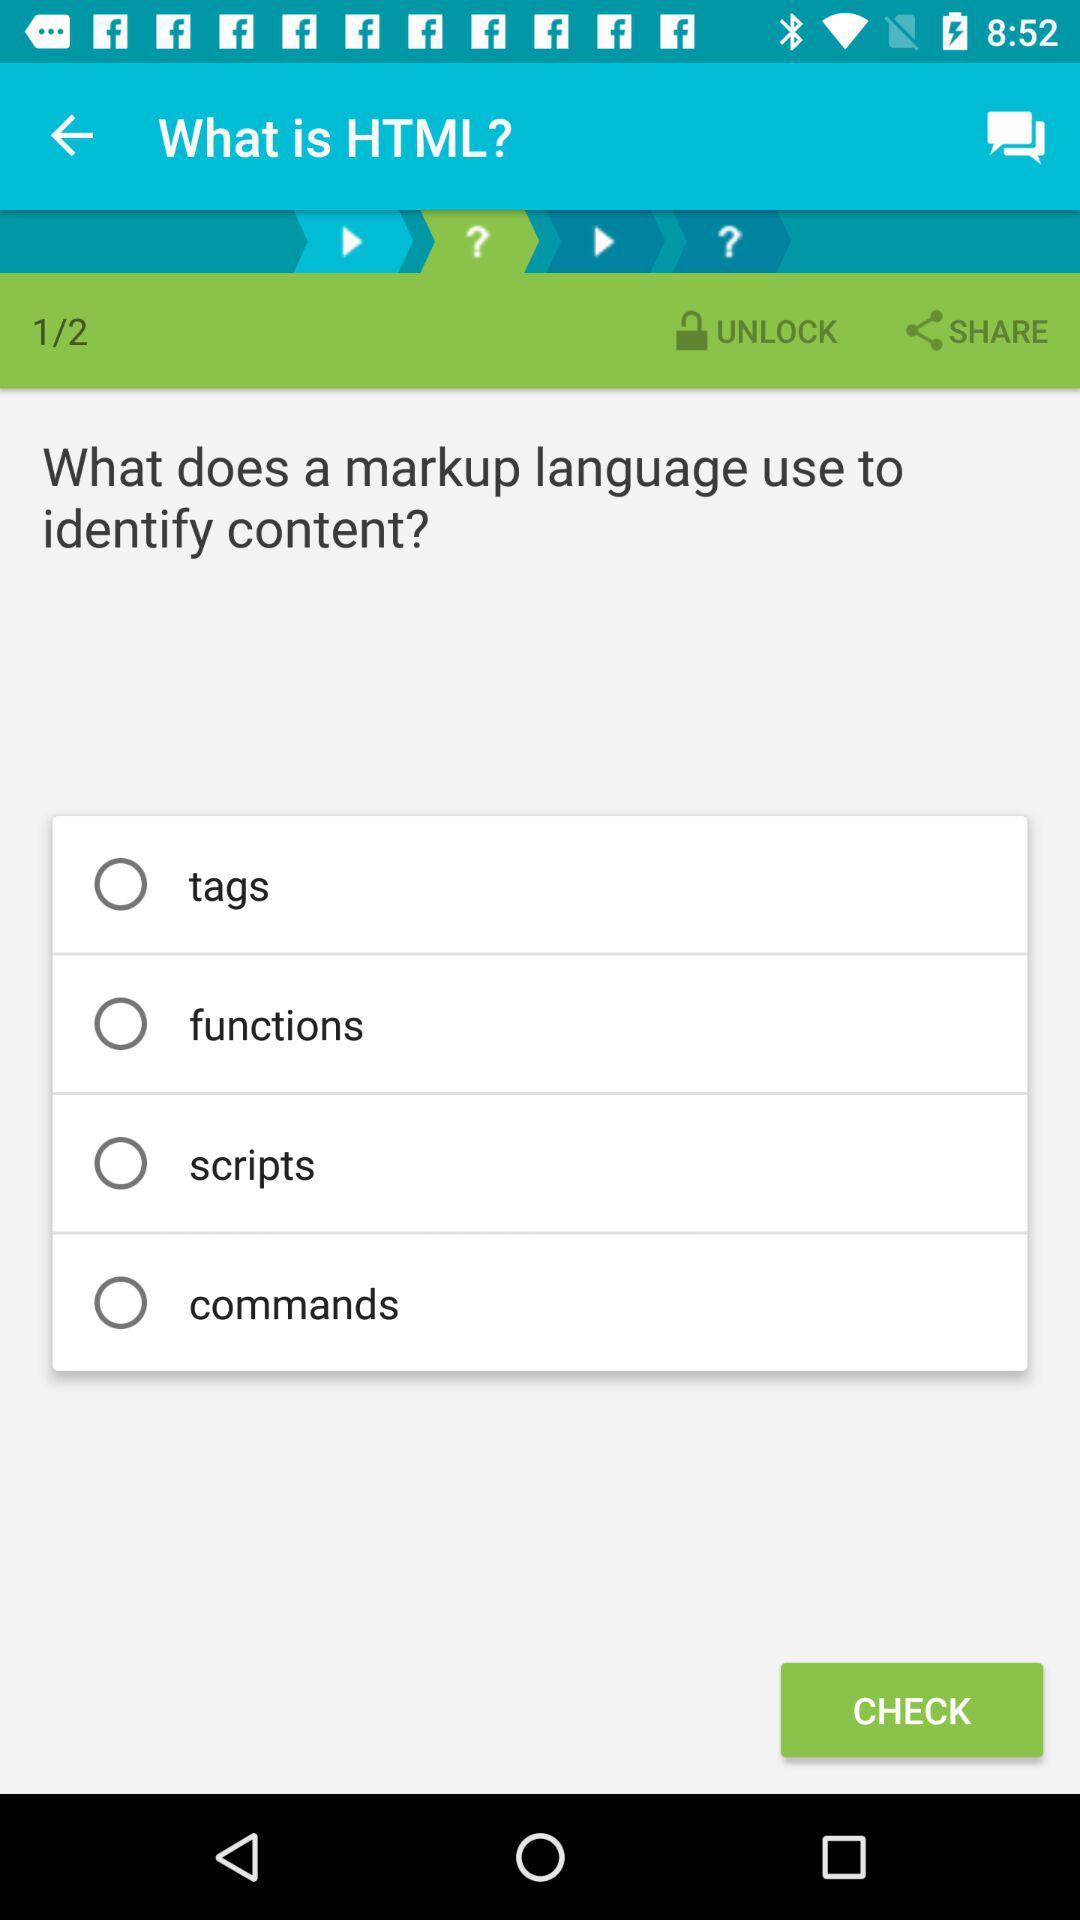 The image size is (1080, 1920). I want to click on previous question, so click(350, 240).